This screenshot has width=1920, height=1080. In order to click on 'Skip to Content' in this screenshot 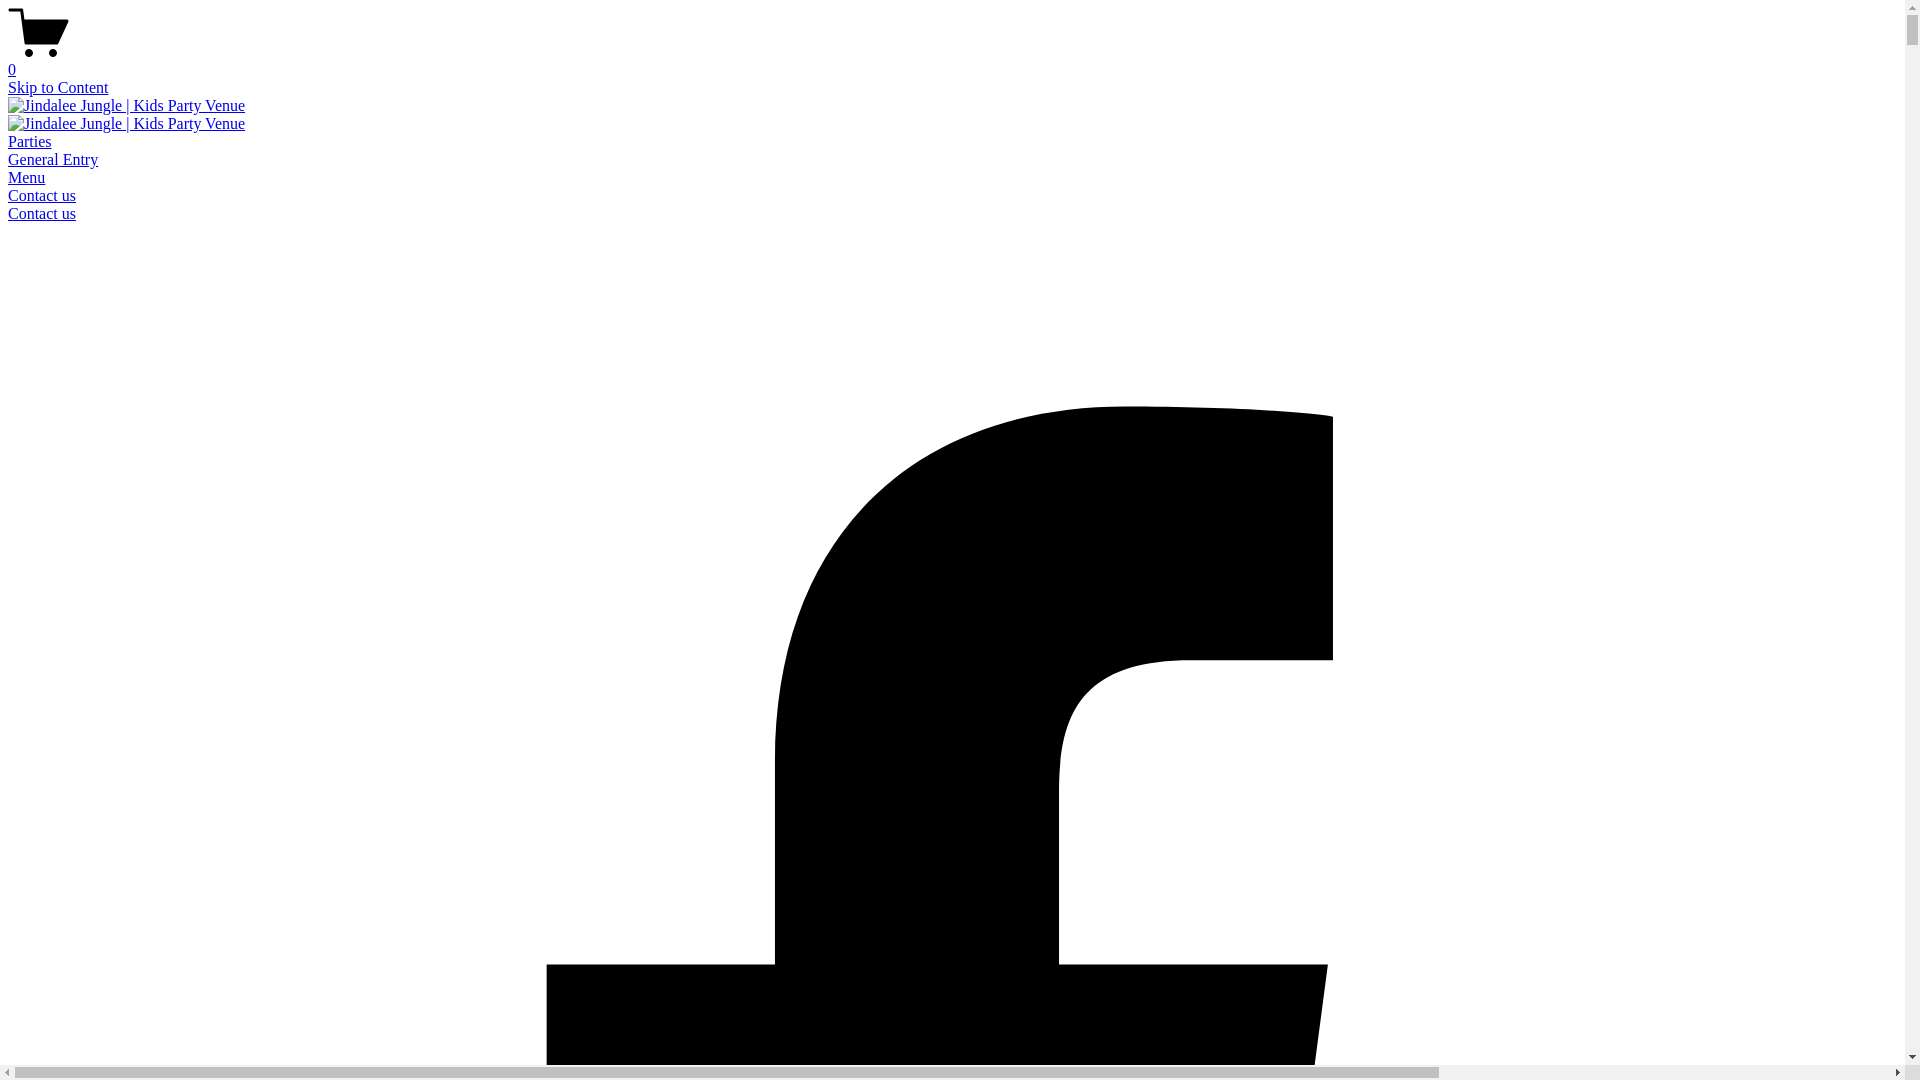, I will do `click(8, 86)`.